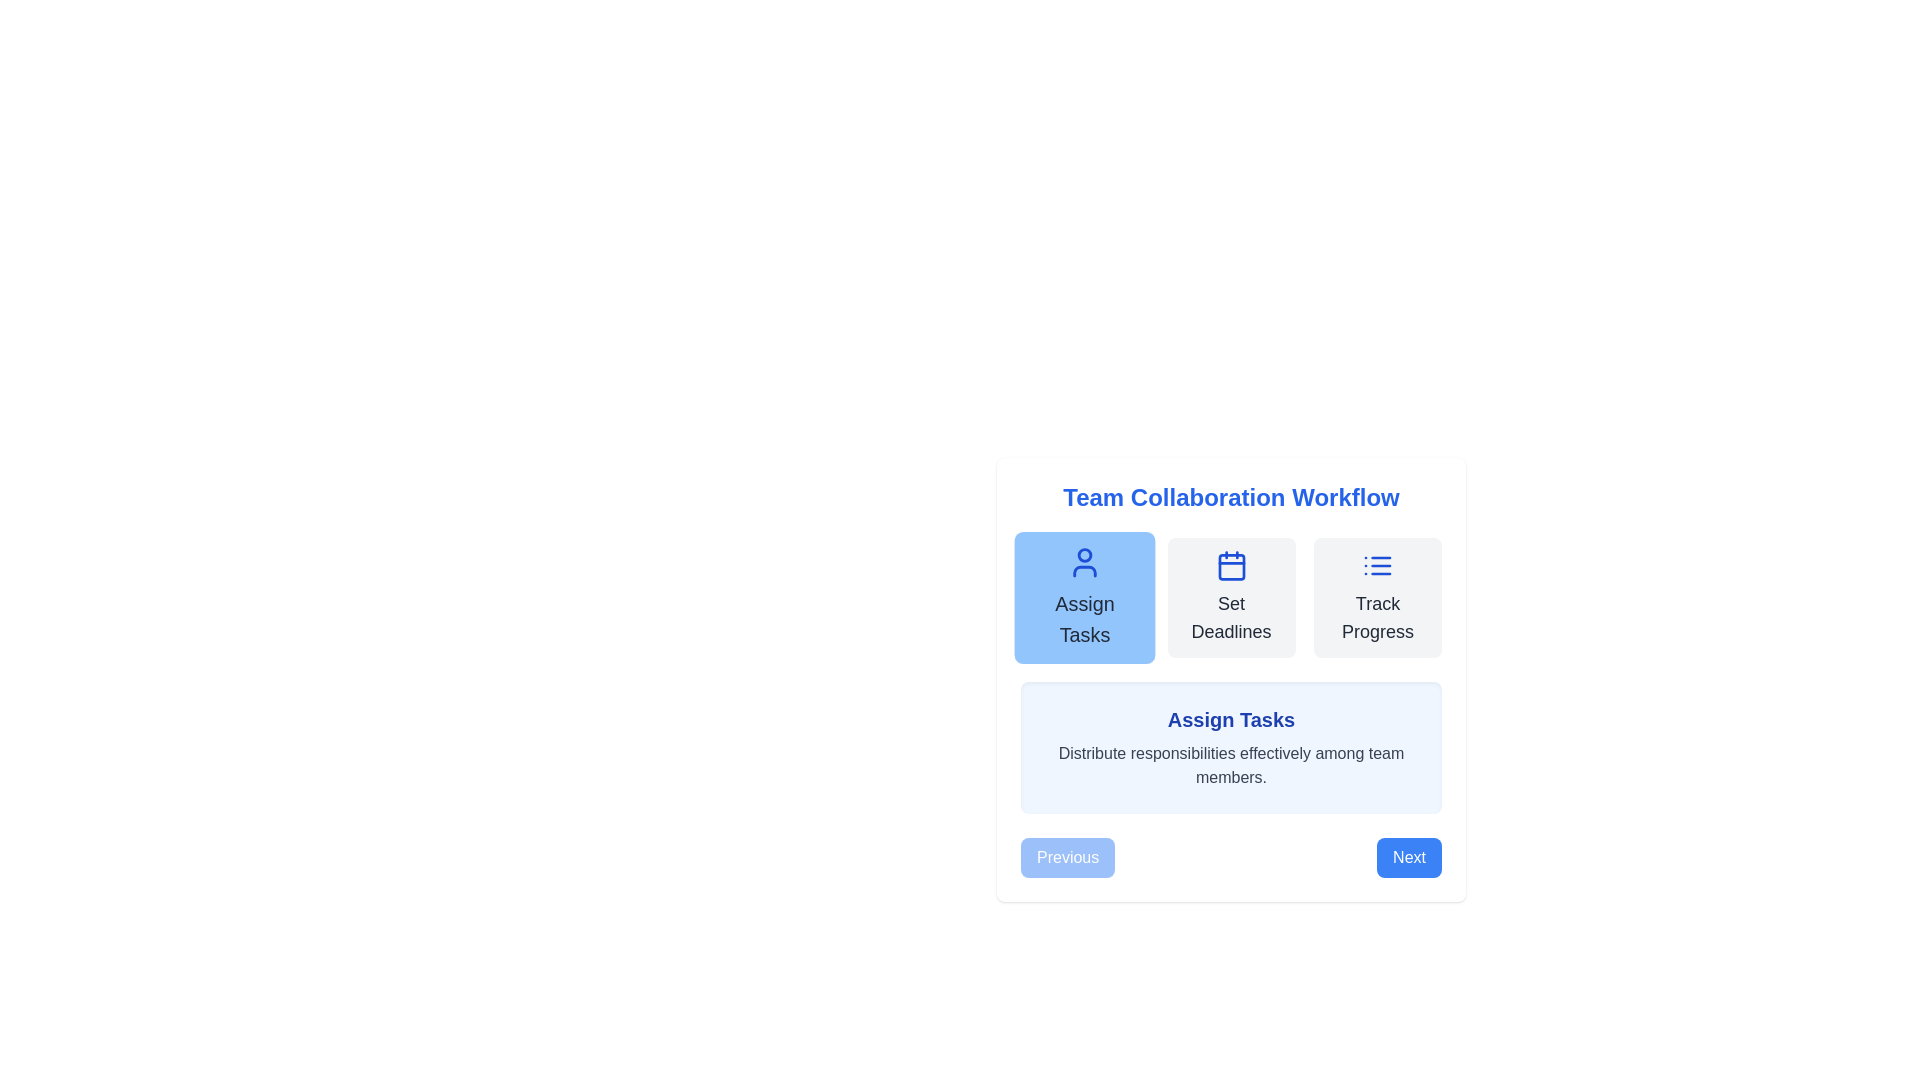 The height and width of the screenshot is (1080, 1920). Describe the element at coordinates (1376, 596) in the screenshot. I see `text 'Track Progress' from the Card element with a light-gray background and rounded corners, located as the rightmost card in a row of three elements` at that location.